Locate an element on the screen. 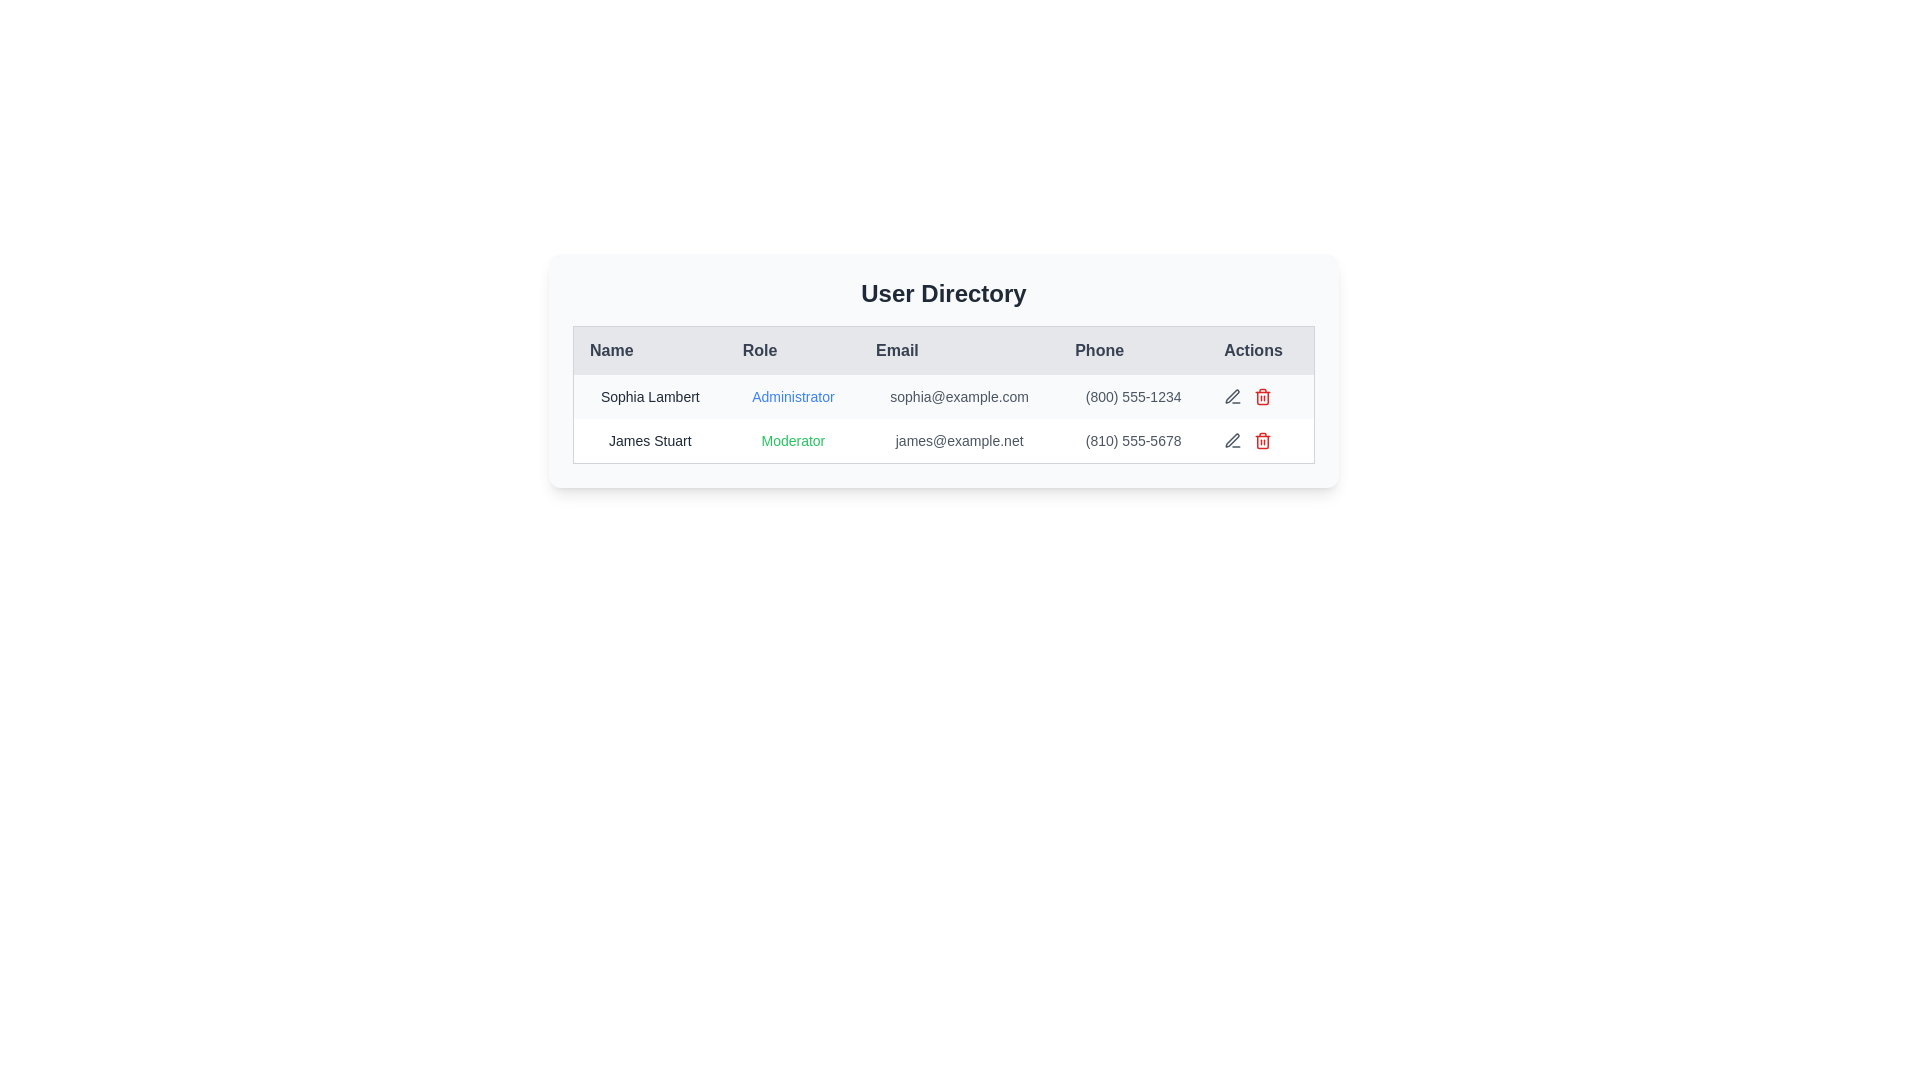 The image size is (1920, 1080). the delete icon in the second row of the 'Actions' column in the user directory table is located at coordinates (1262, 439).